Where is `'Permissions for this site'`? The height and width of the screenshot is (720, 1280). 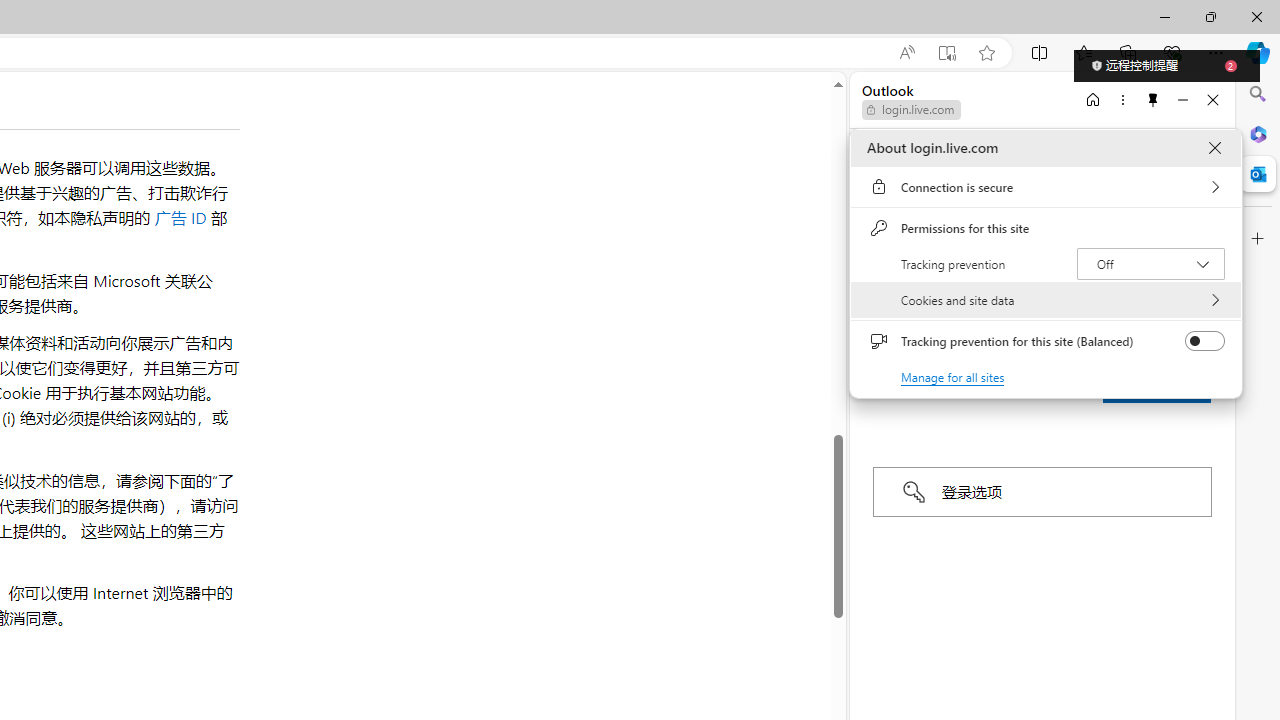
'Permissions for this site' is located at coordinates (1045, 227).